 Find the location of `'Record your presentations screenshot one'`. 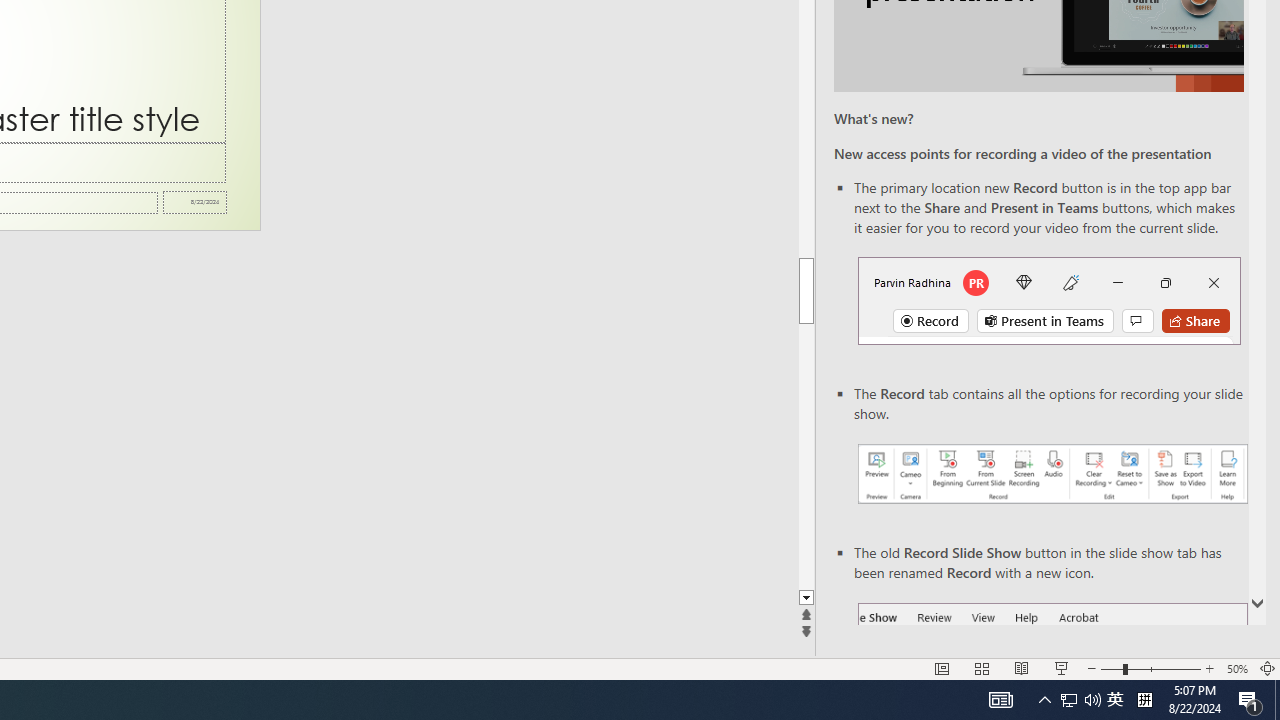

'Record your presentations screenshot one' is located at coordinates (1051, 474).